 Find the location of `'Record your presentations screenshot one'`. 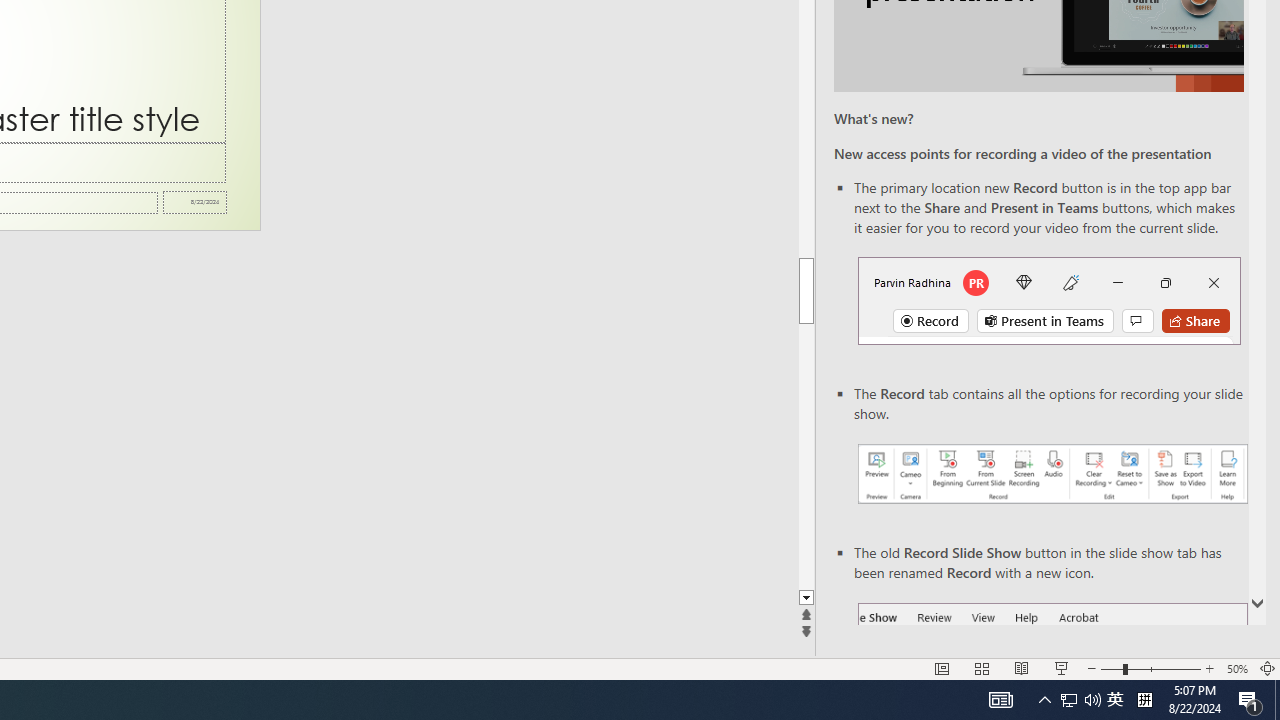

'Record your presentations screenshot one' is located at coordinates (1051, 474).